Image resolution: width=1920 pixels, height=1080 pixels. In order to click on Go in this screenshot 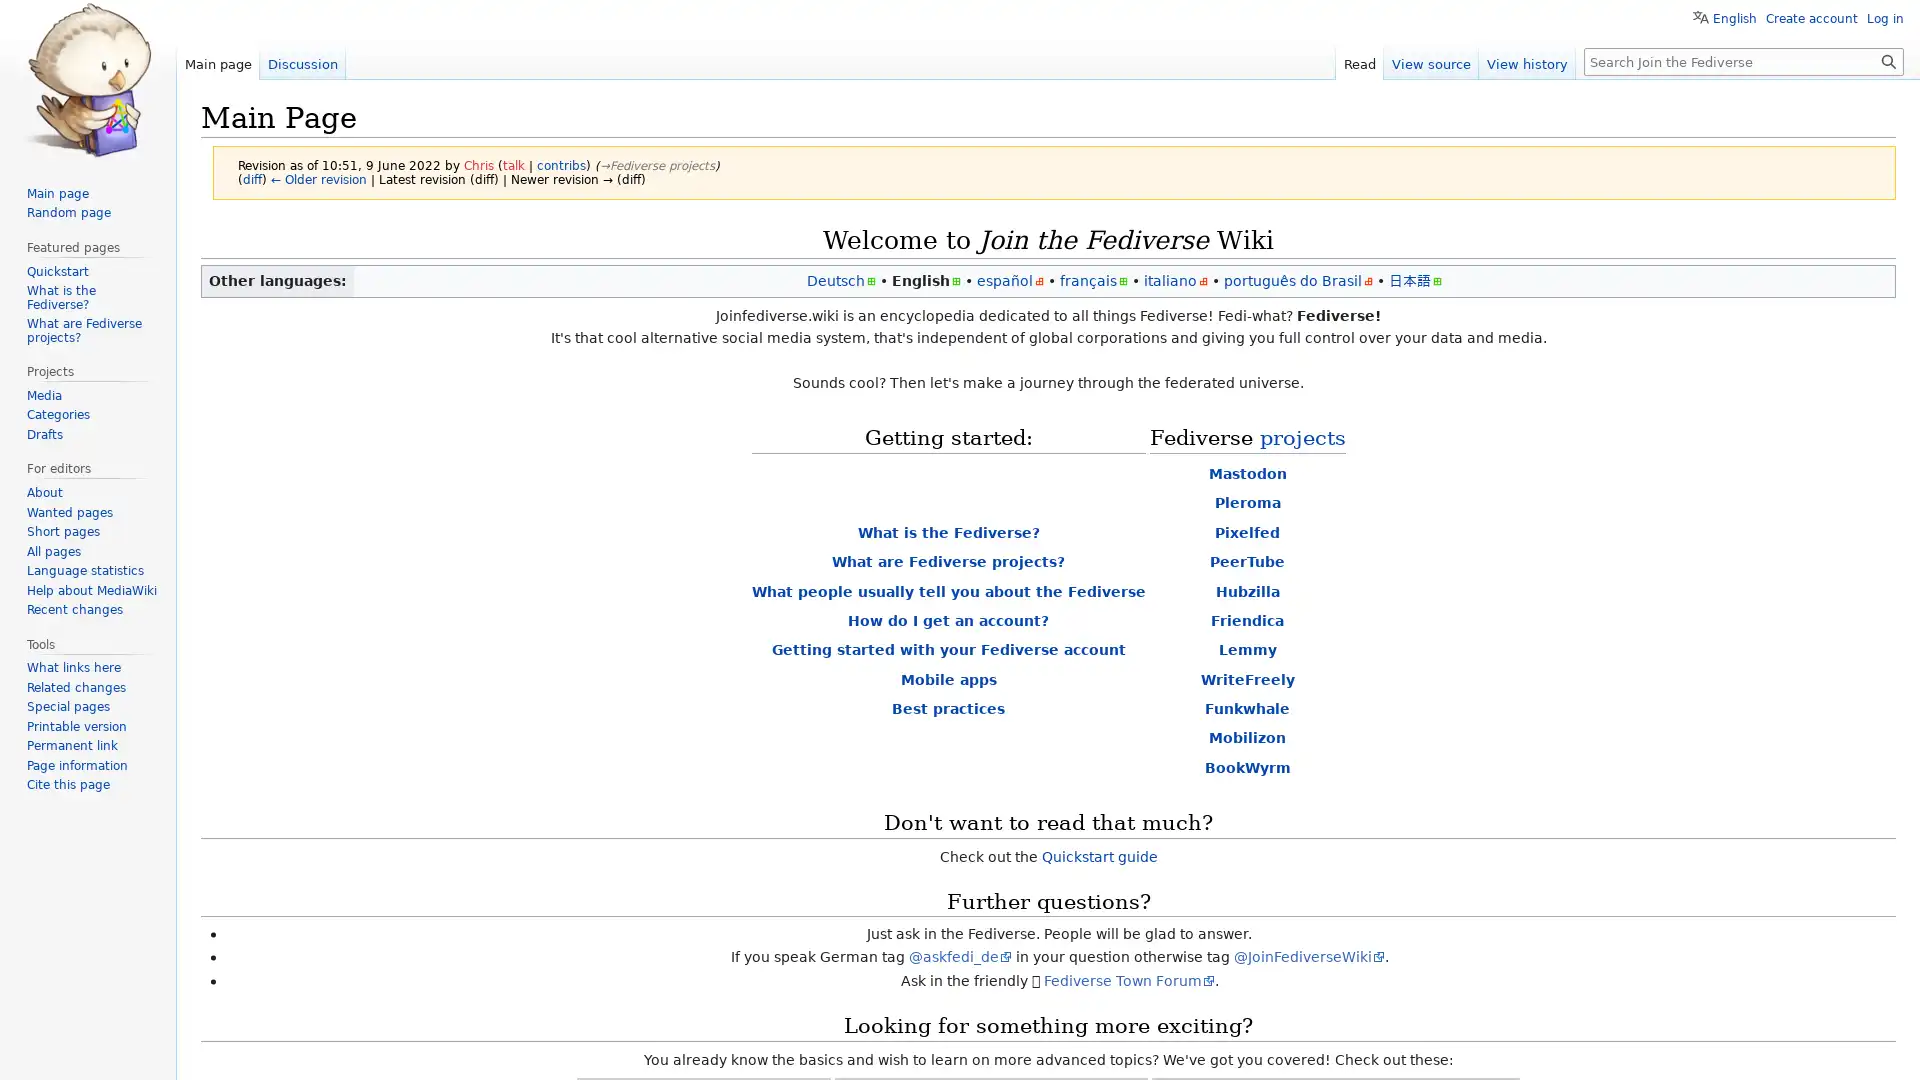, I will do `click(1888, 60)`.